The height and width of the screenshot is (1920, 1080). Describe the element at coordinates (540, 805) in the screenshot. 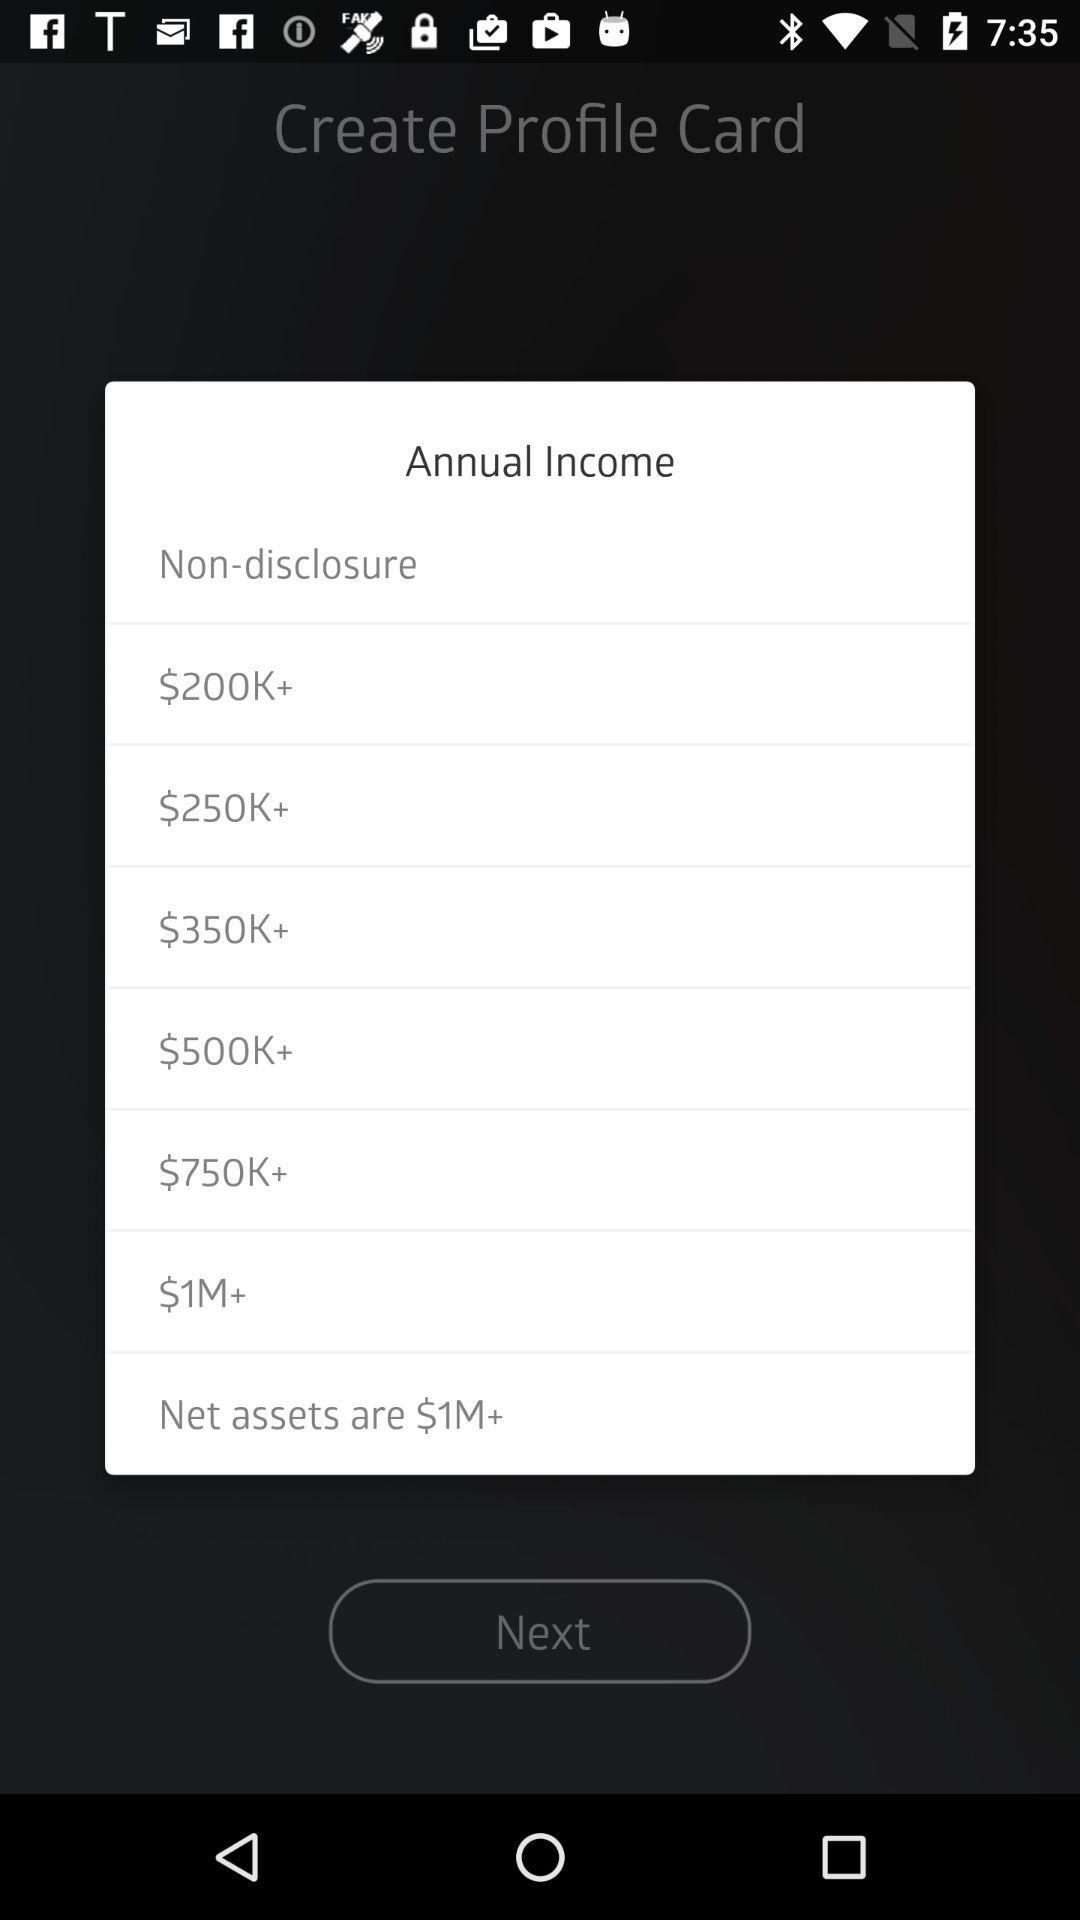

I see `$250k+ icon` at that location.